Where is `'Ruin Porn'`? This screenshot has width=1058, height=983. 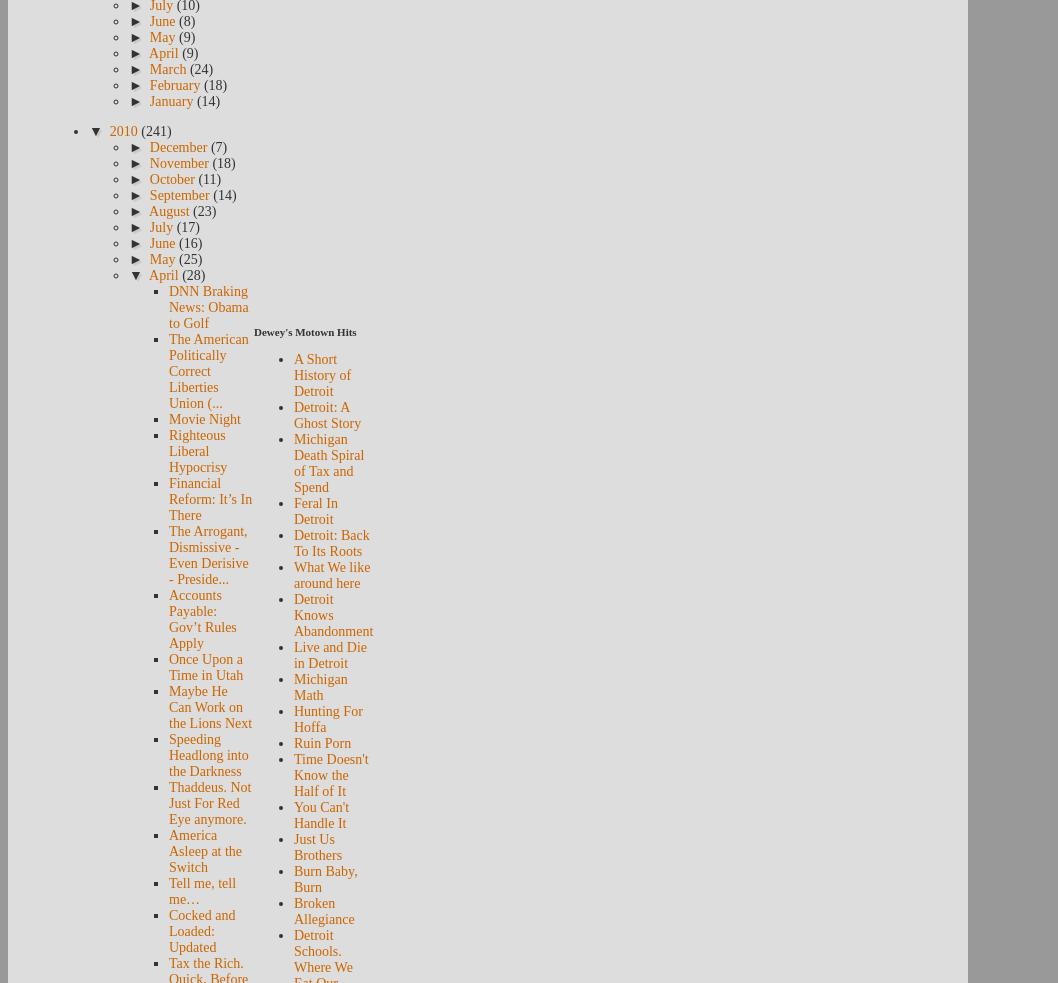 'Ruin Porn' is located at coordinates (291, 742).